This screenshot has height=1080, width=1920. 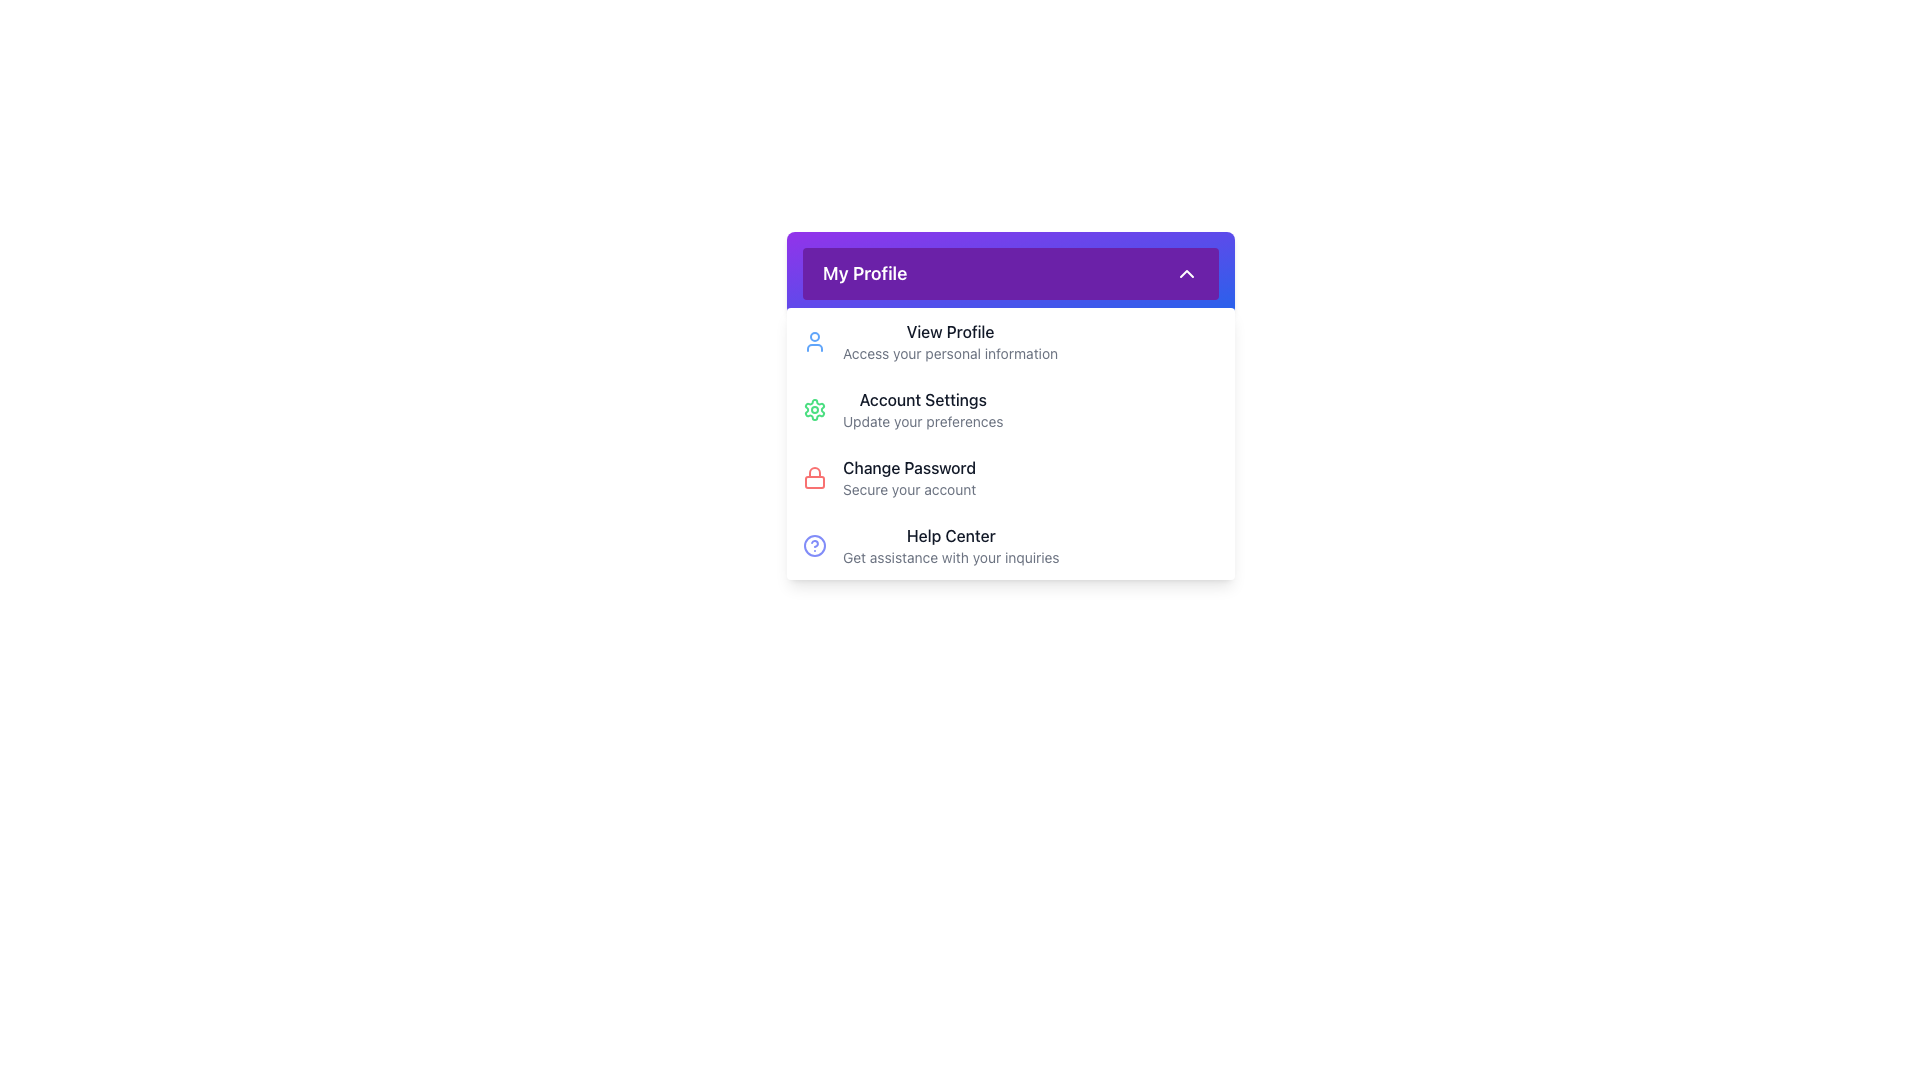 What do you see at coordinates (921, 408) in the screenshot?
I see `the 'Account Settings' title in the List Item with Text and Icon` at bounding box center [921, 408].